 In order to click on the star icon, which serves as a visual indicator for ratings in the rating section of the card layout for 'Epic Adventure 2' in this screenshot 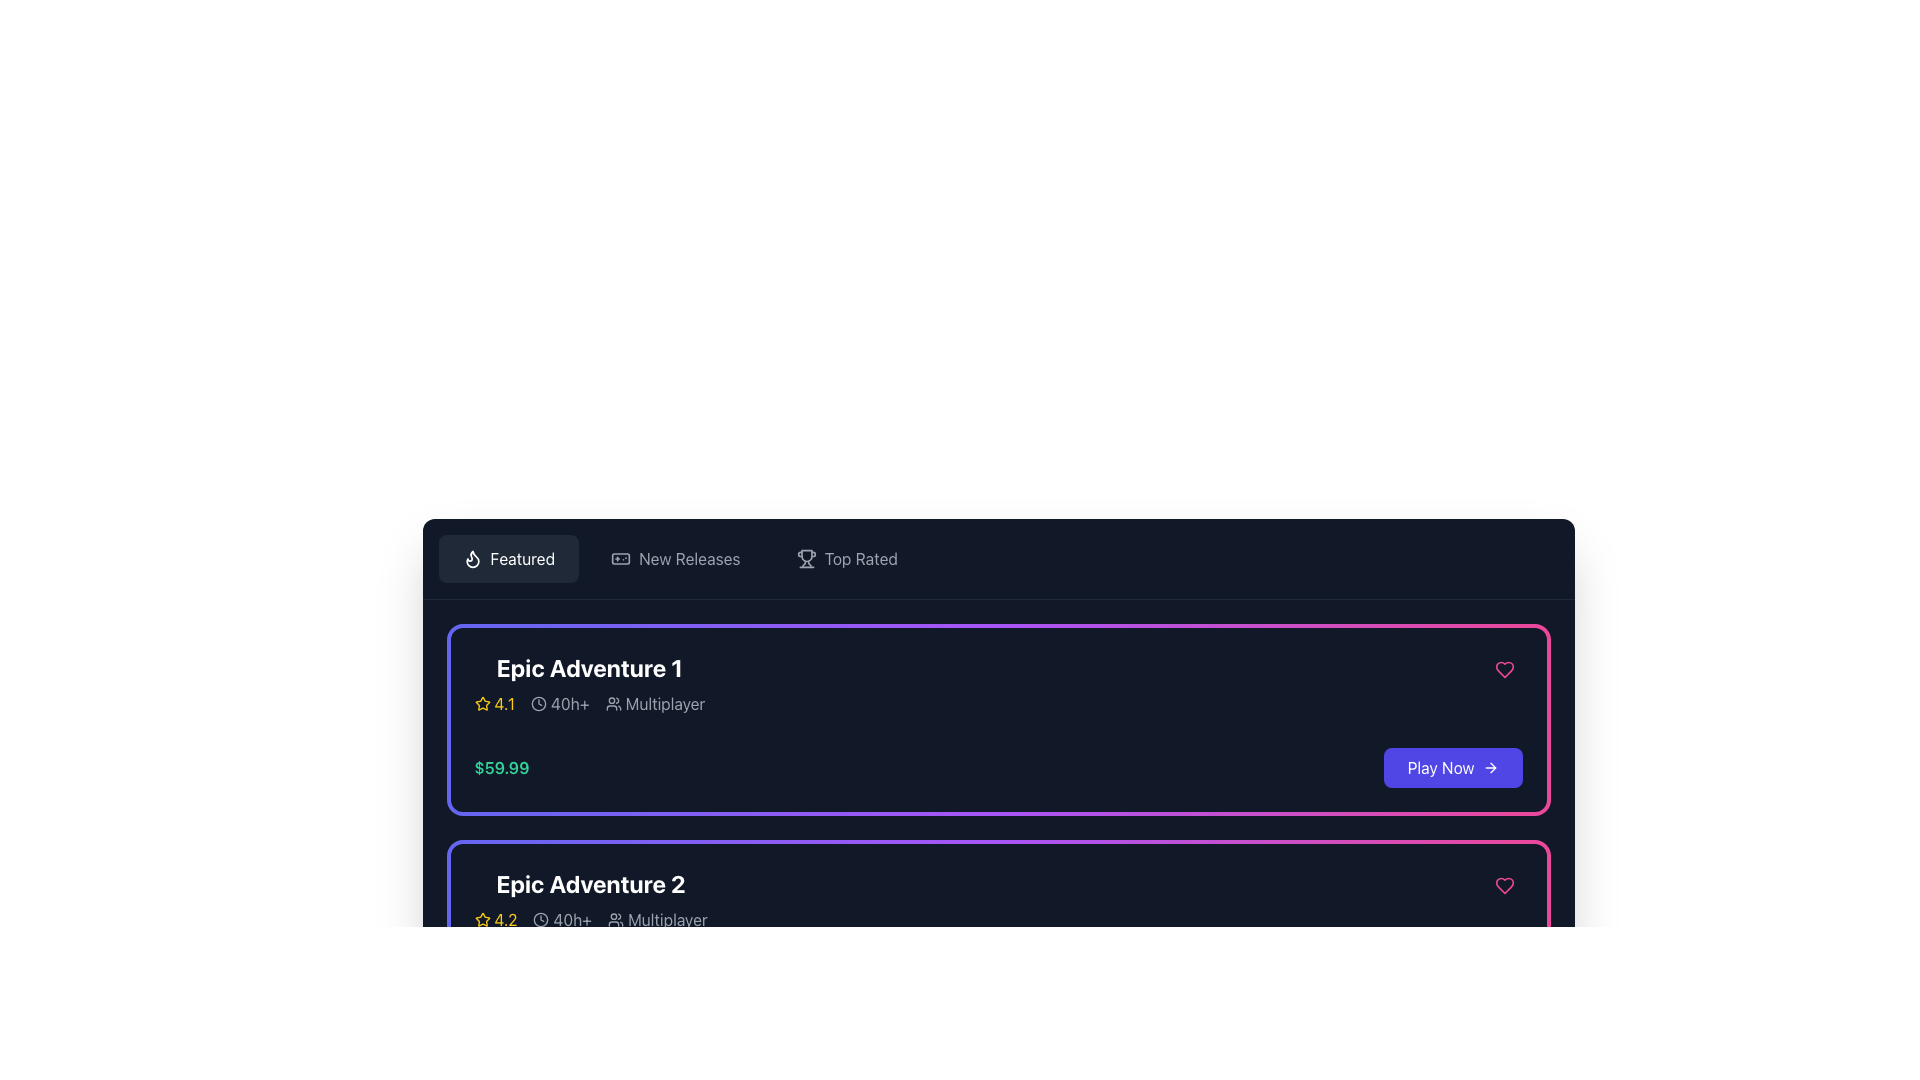, I will do `click(482, 702)`.